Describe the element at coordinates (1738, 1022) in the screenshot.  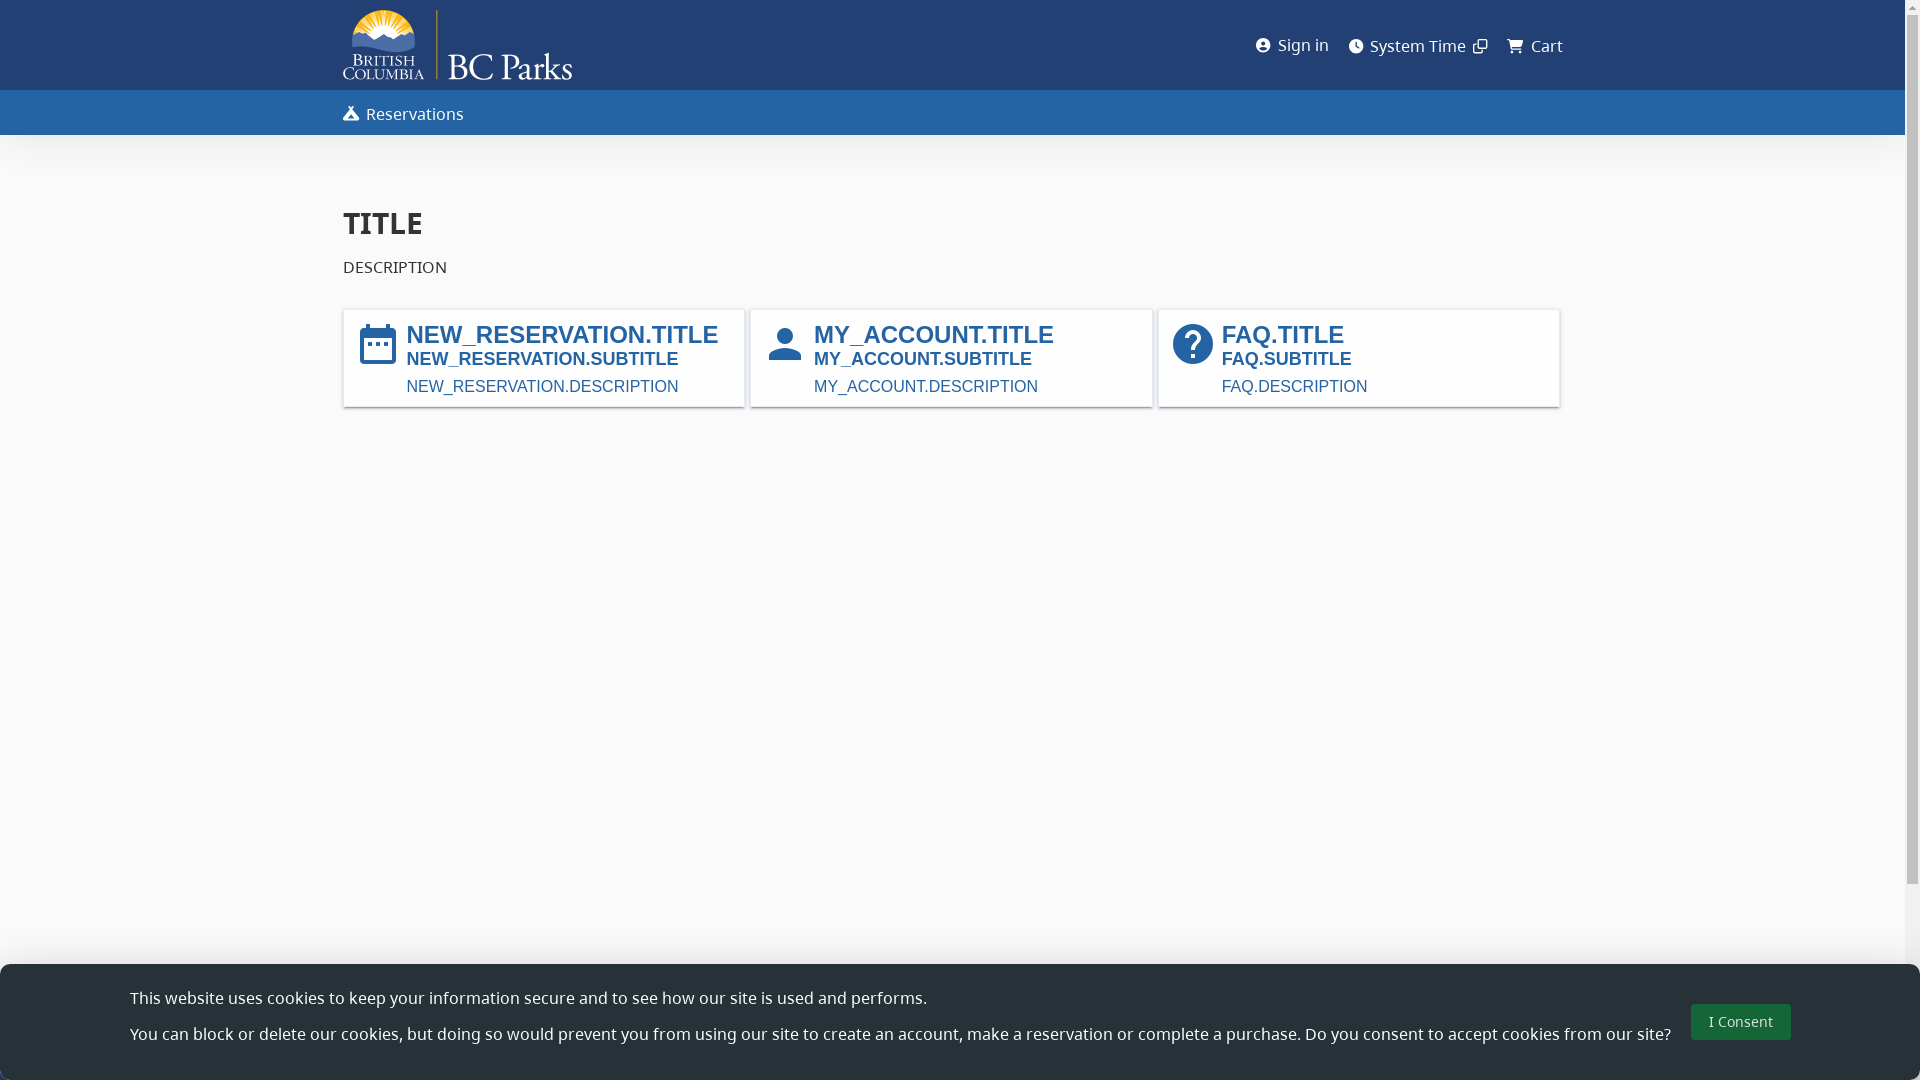
I see `'I Consent'` at that location.